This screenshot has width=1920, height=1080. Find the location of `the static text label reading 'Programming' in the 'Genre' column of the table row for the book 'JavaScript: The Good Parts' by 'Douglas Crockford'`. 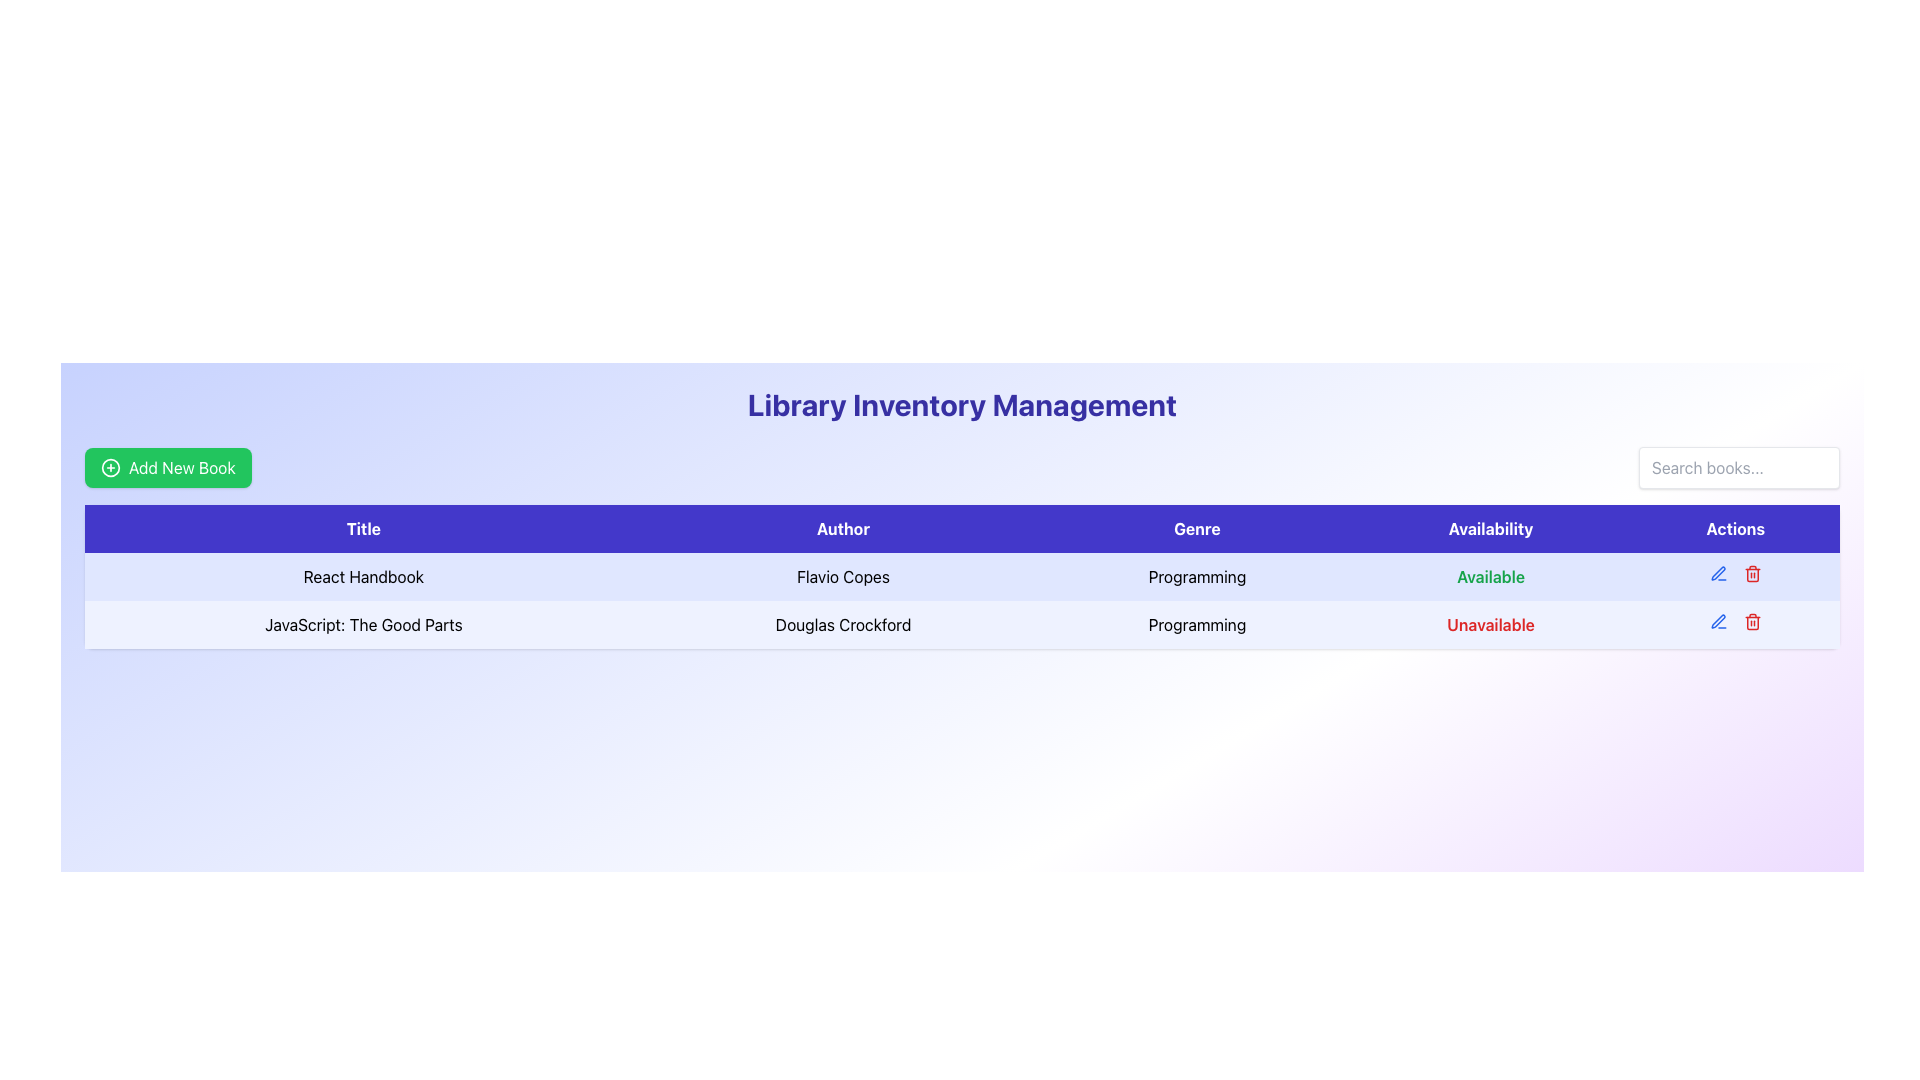

the static text label reading 'Programming' in the 'Genre' column of the table row for the book 'JavaScript: The Good Parts' by 'Douglas Crockford' is located at coordinates (1197, 623).